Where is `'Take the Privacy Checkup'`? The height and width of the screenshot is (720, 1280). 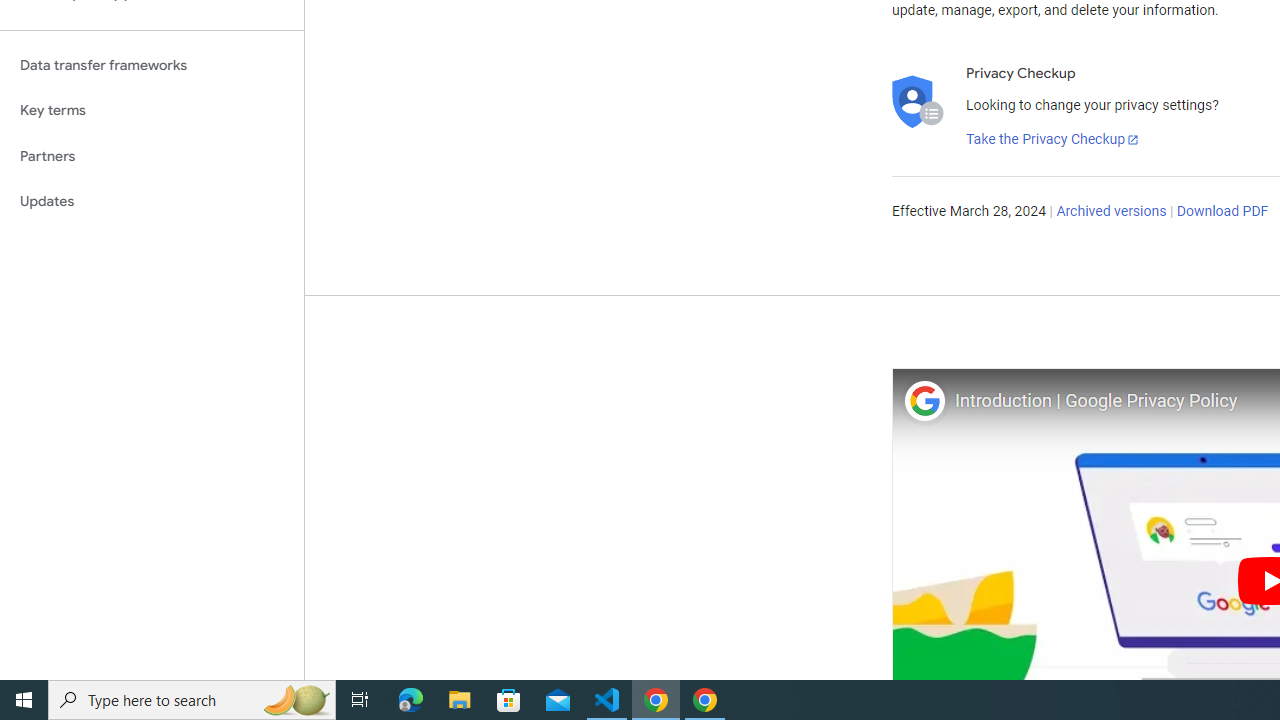
'Take the Privacy Checkup' is located at coordinates (1052, 139).